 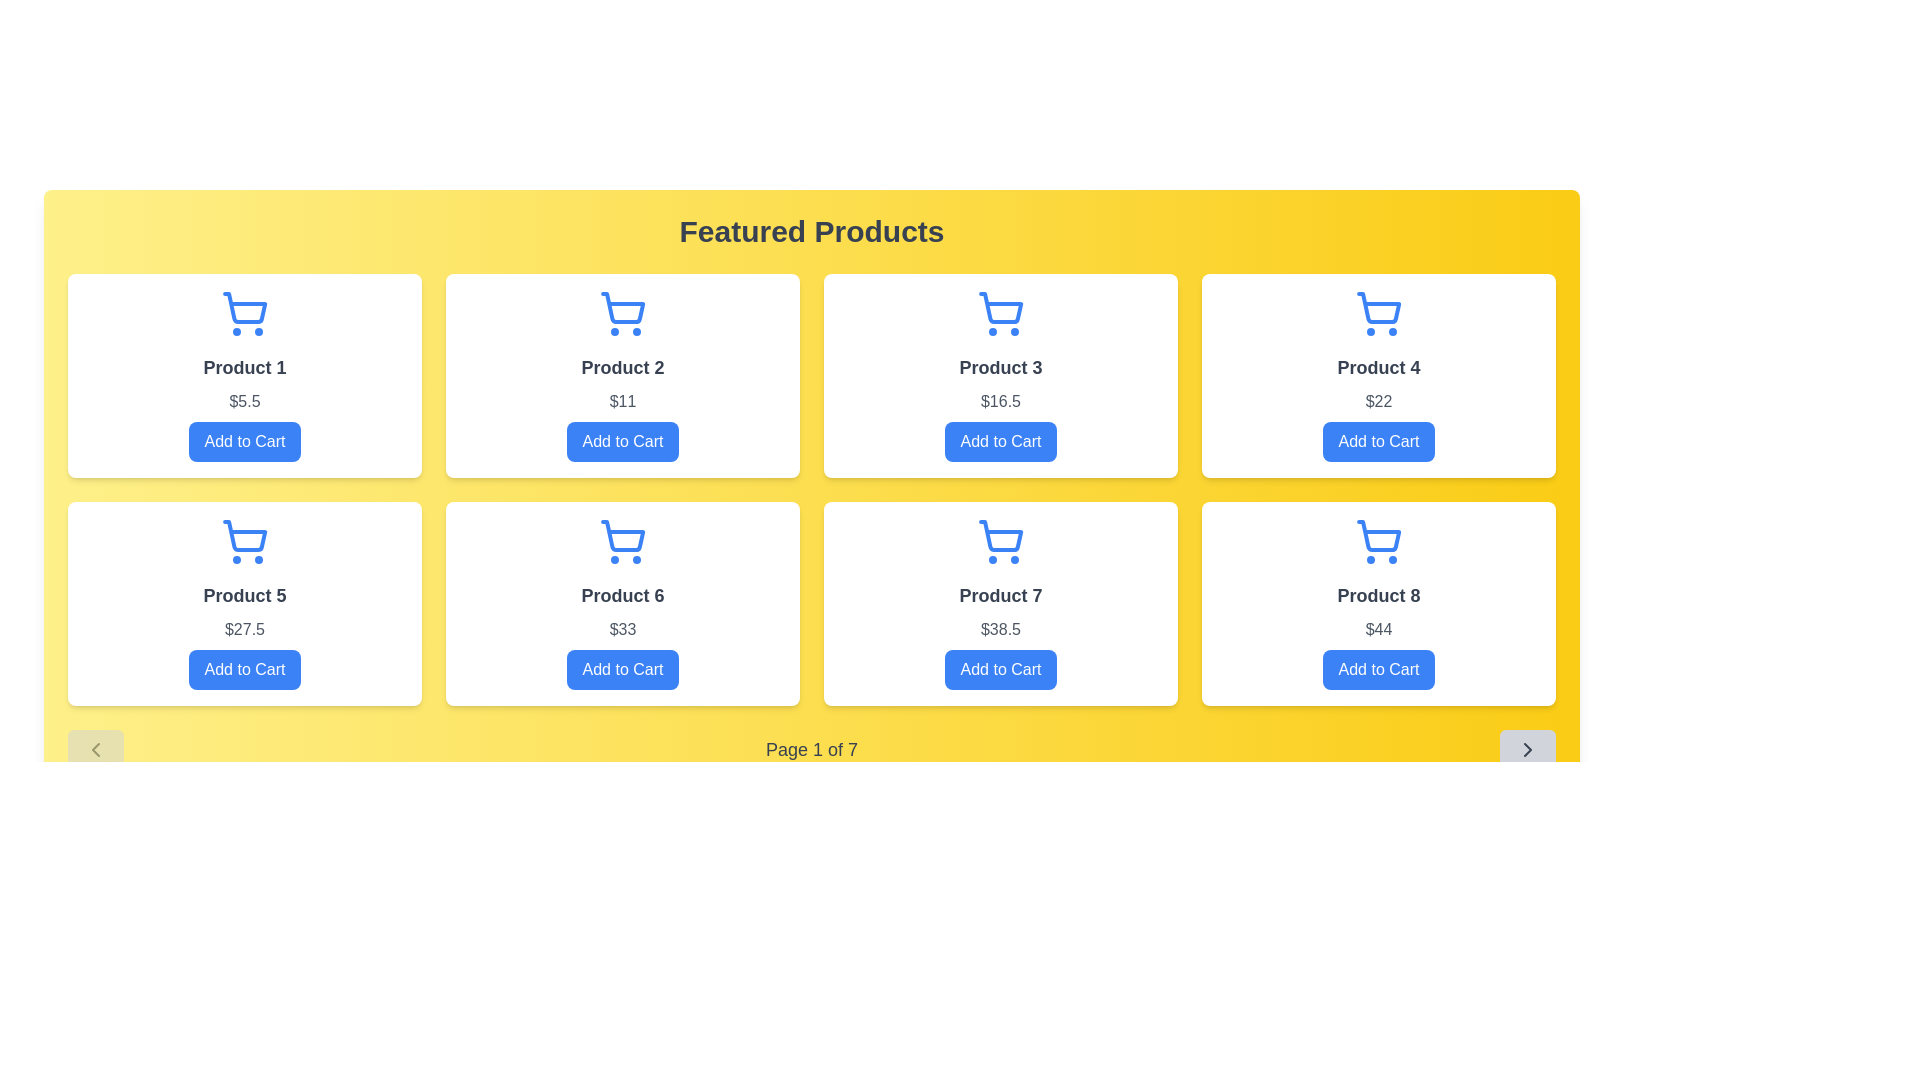 What do you see at coordinates (1377, 595) in the screenshot?
I see `text content of the Text Label identifying 'Product 8', located in the fourth column of the second row, centrally aligned with the price label and shopping cart icon` at bounding box center [1377, 595].